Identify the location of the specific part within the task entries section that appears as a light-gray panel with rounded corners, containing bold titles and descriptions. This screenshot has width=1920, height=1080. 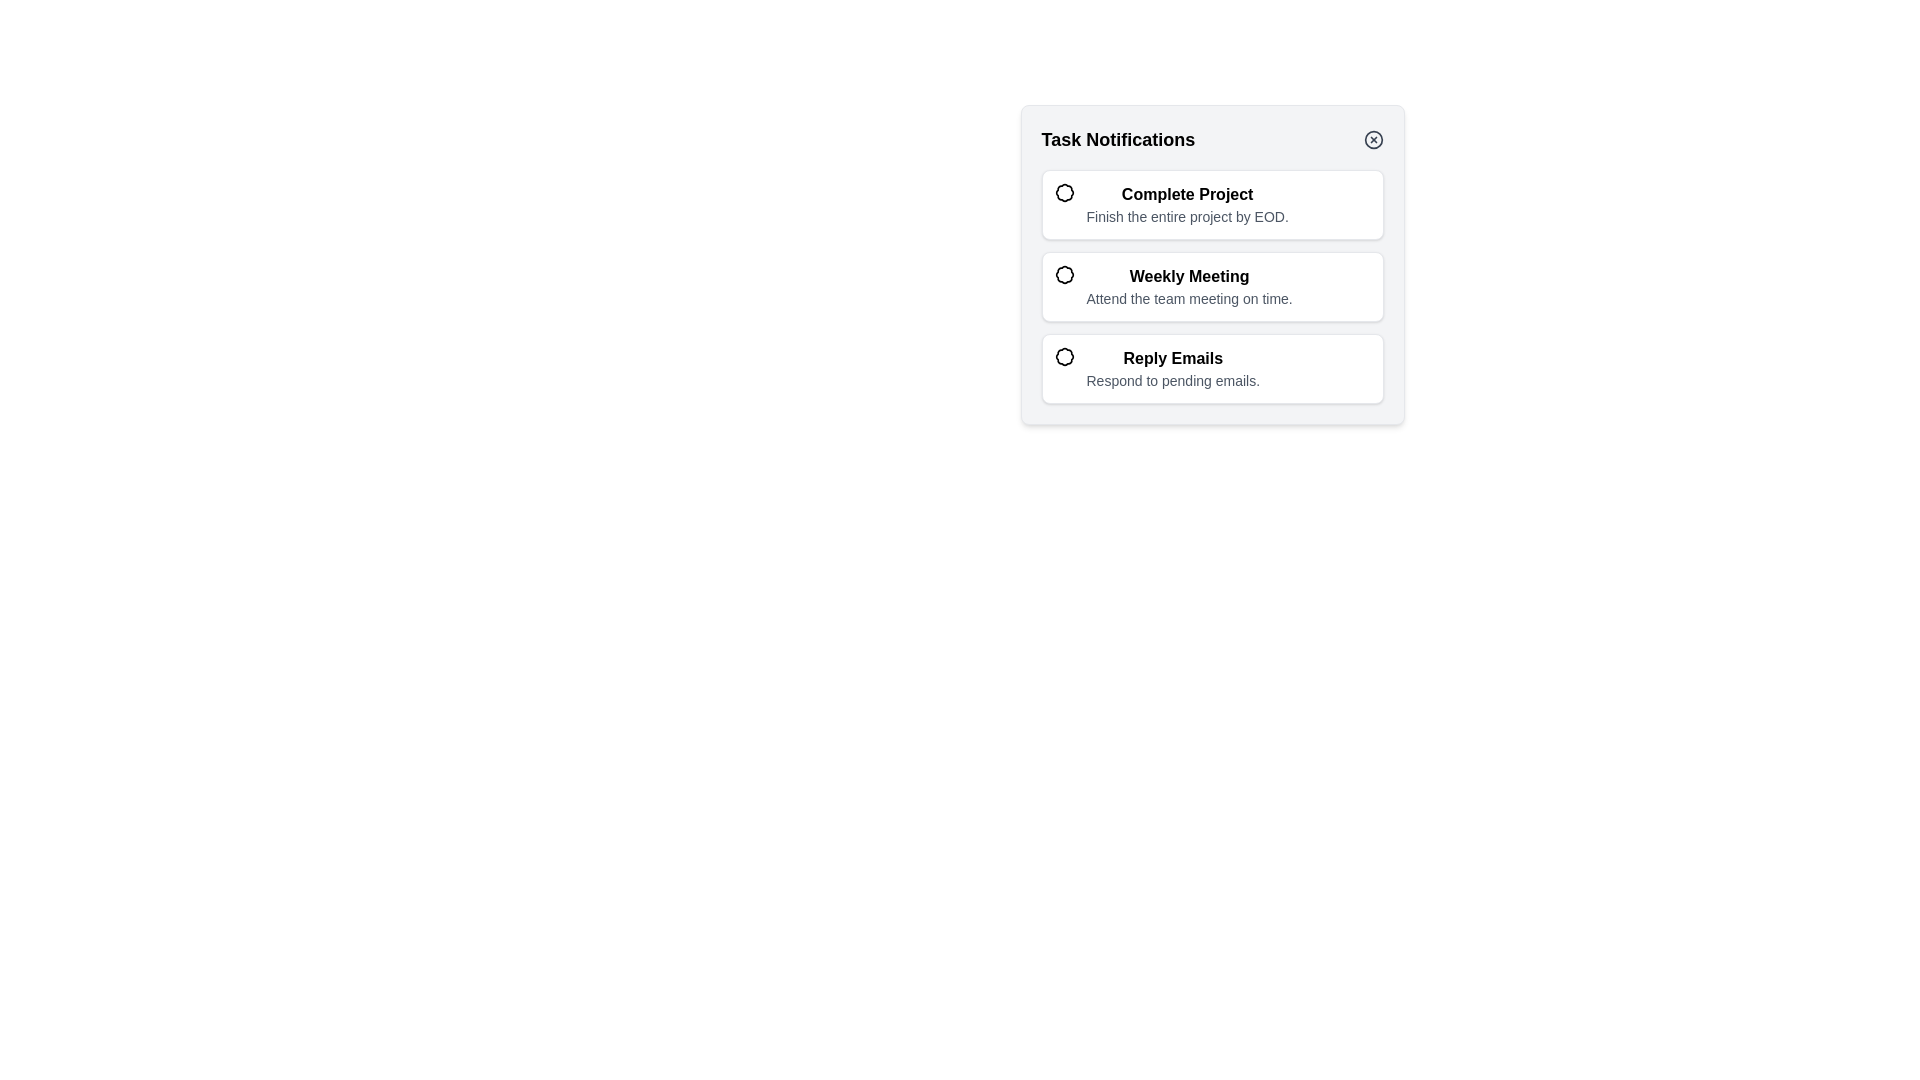
(1211, 264).